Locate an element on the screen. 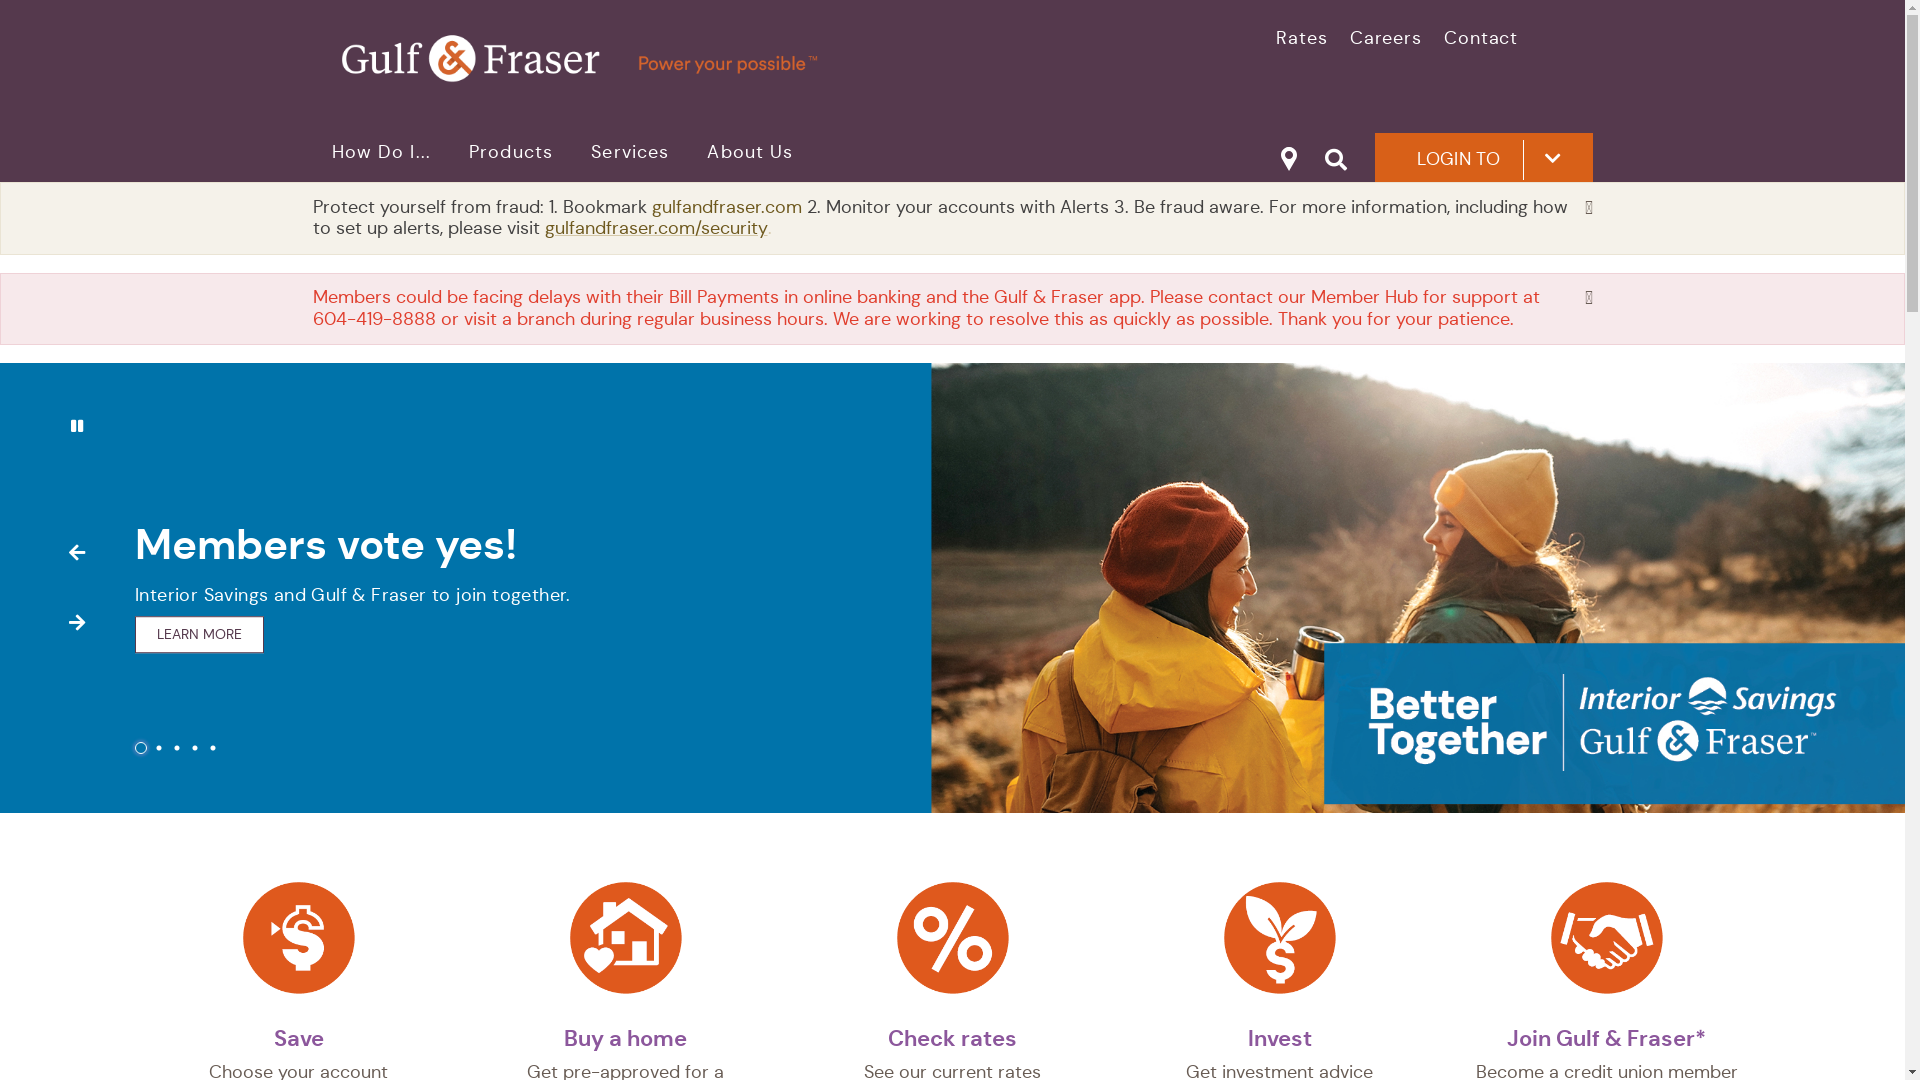 The width and height of the screenshot is (1920, 1080). 'Invest' is located at coordinates (1247, 1037).